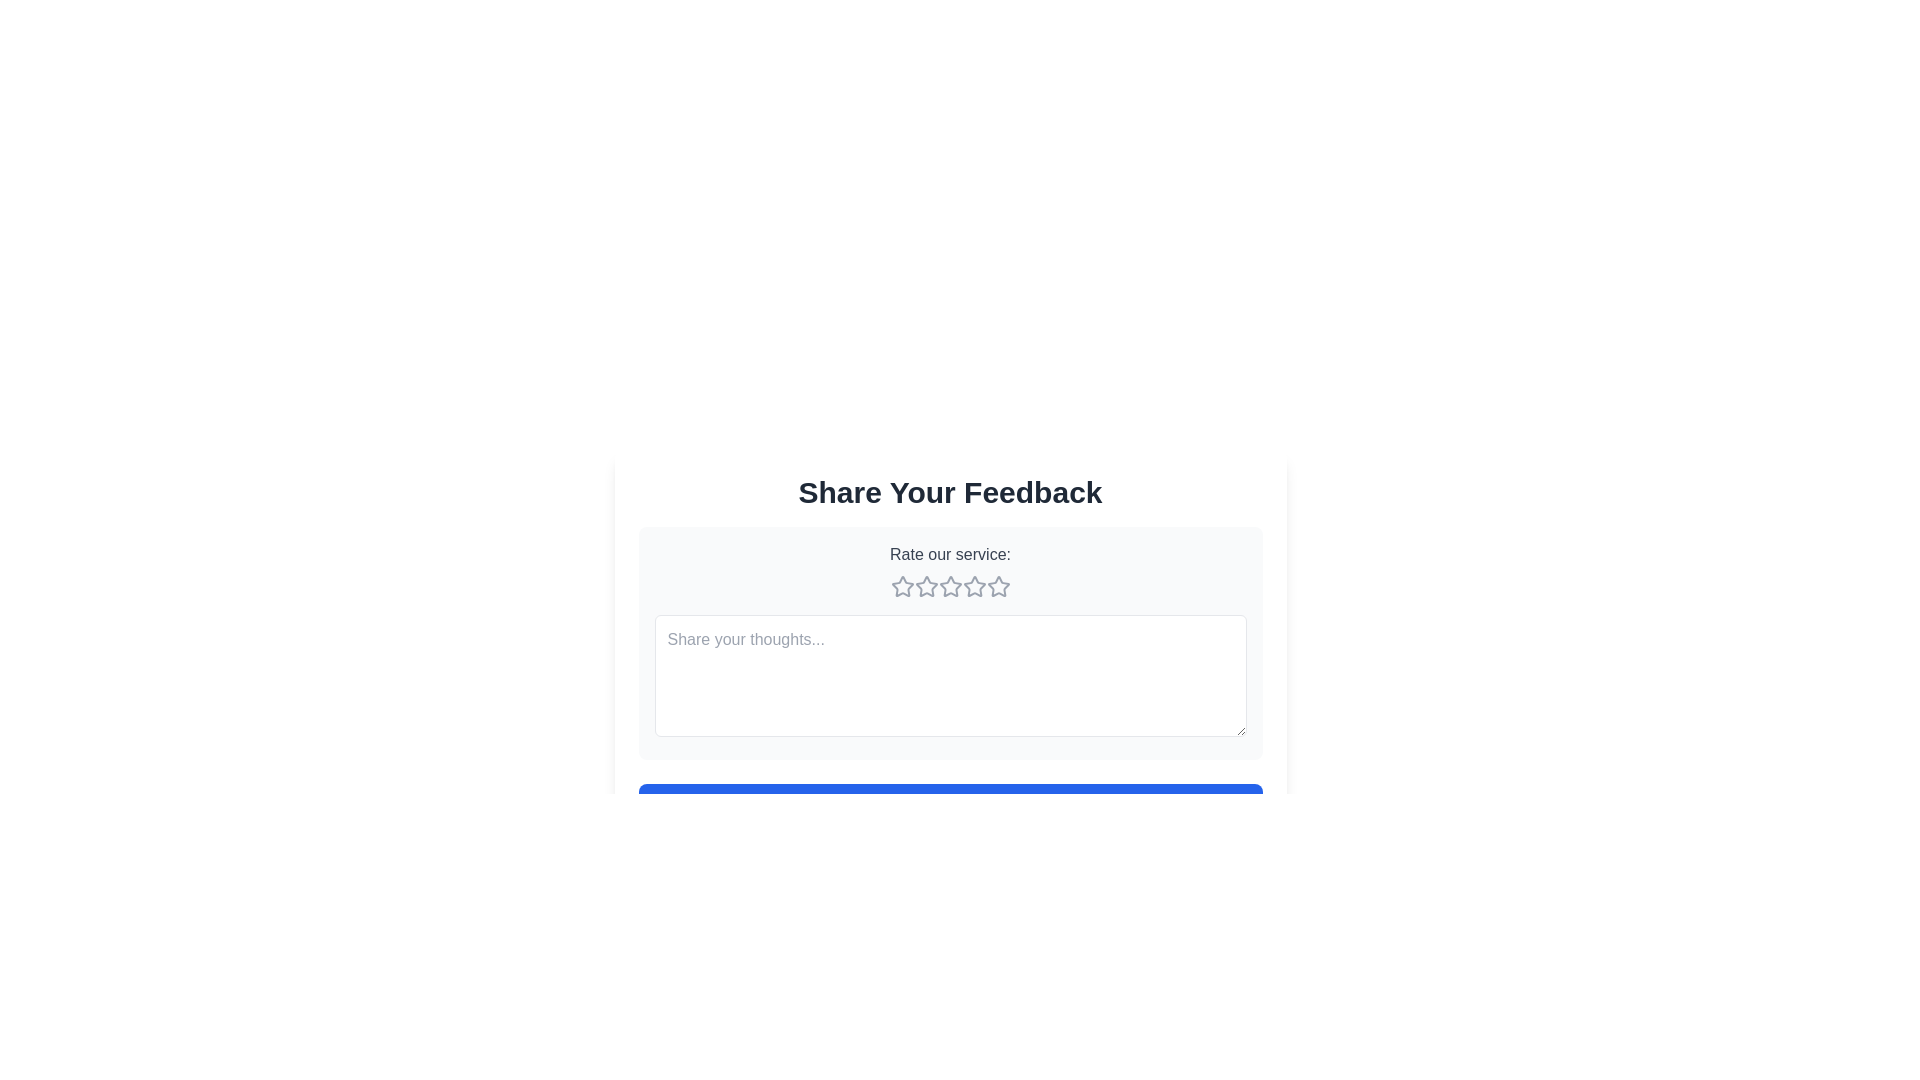 Image resolution: width=1920 pixels, height=1080 pixels. I want to click on the first star-shaped rating icon in the 'Rate our service' section, which is styled with a hollow outline and is part of a horizontal row of five stars, so click(901, 585).